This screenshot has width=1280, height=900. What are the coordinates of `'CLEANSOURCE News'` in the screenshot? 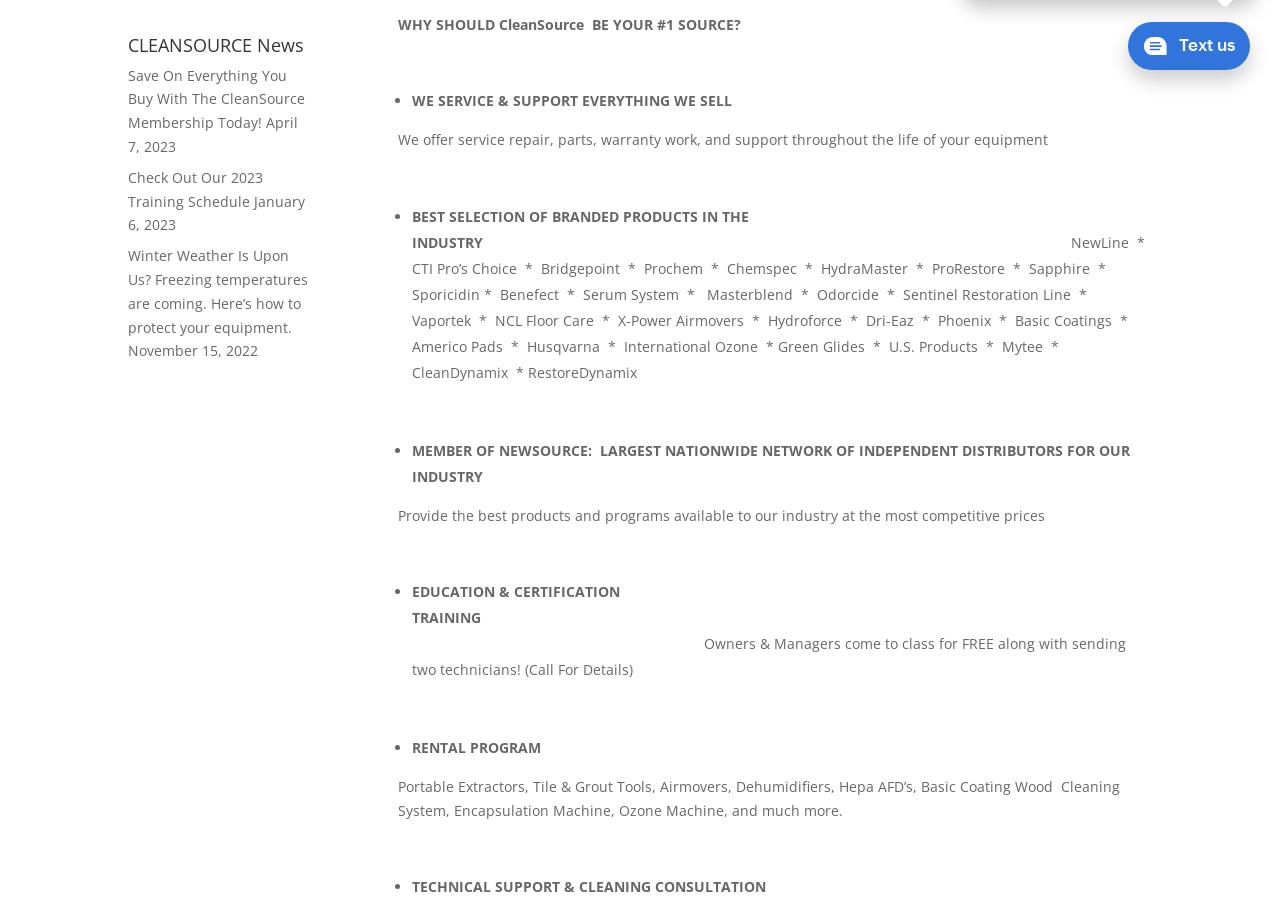 It's located at (216, 43).